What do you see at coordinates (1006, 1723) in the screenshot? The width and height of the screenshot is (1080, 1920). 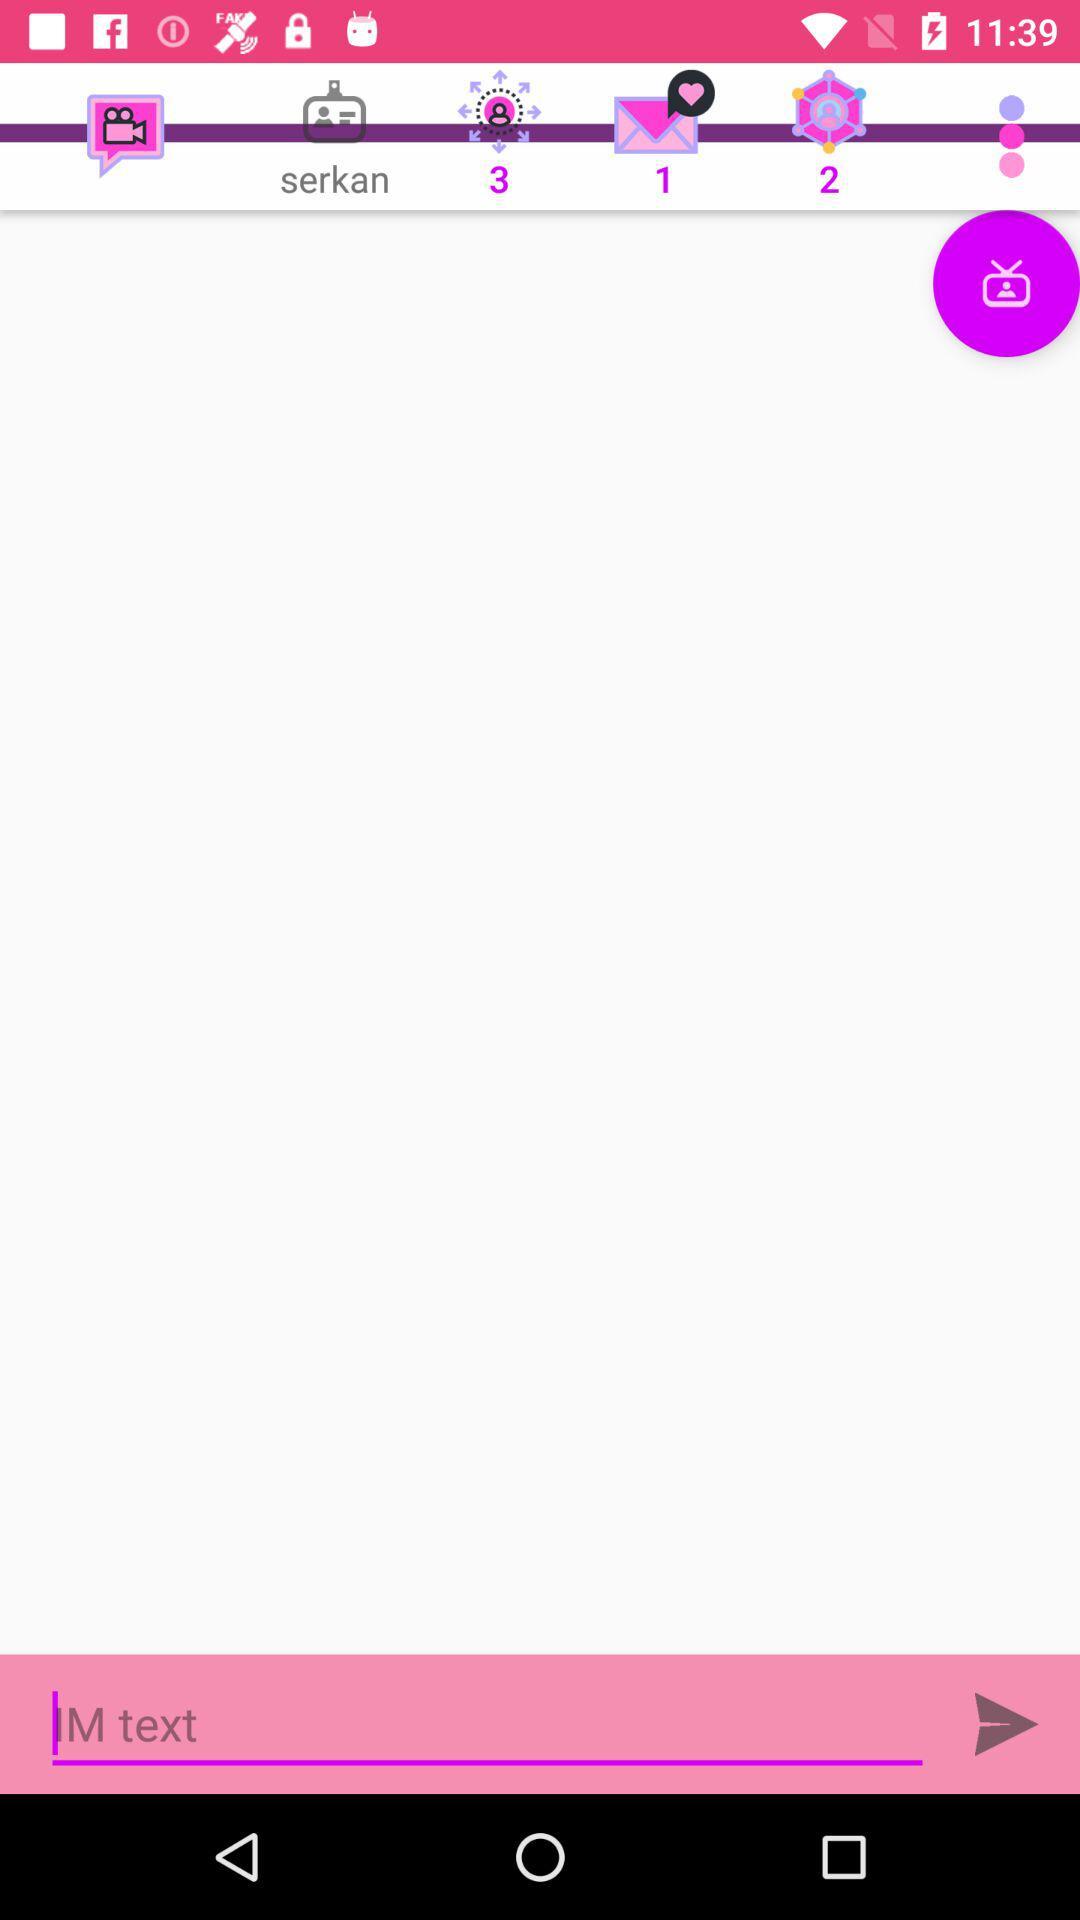 I see `play` at bounding box center [1006, 1723].